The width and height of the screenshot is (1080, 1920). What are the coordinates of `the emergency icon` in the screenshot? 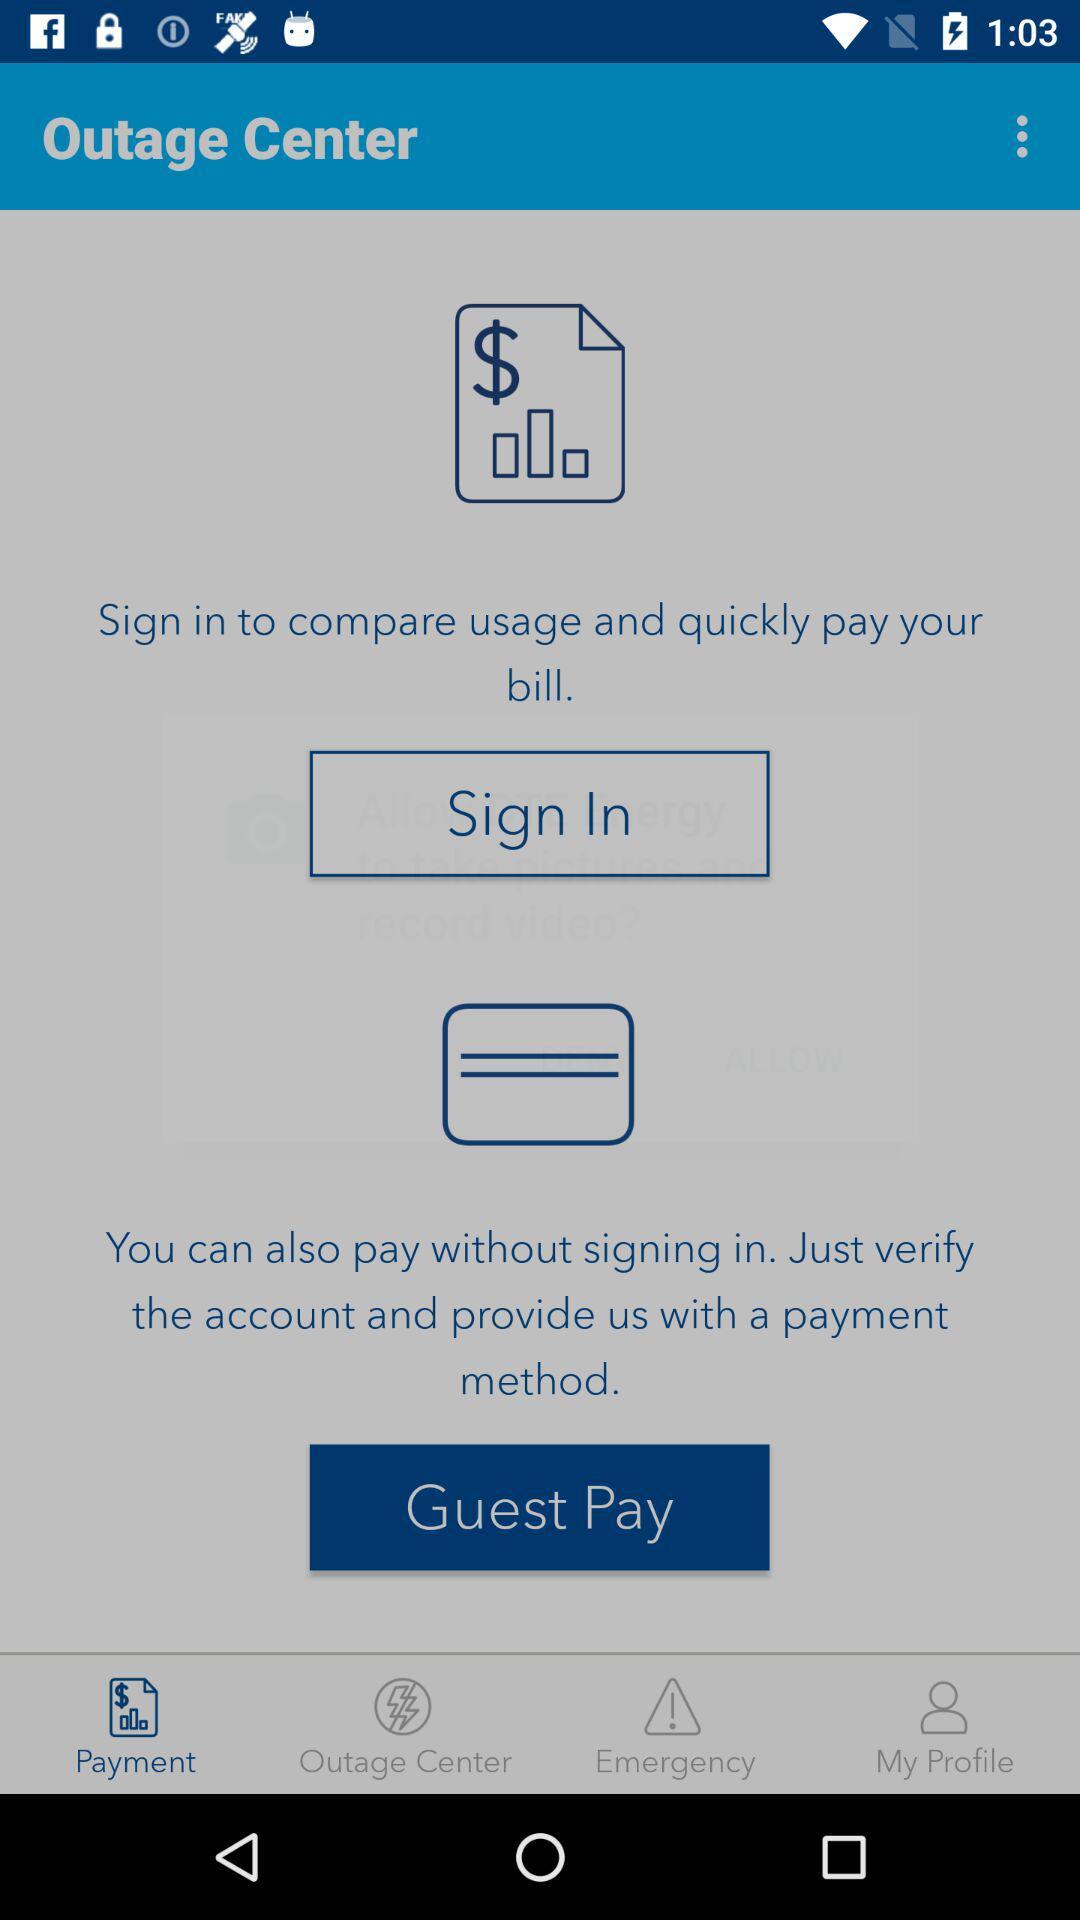 It's located at (675, 1723).